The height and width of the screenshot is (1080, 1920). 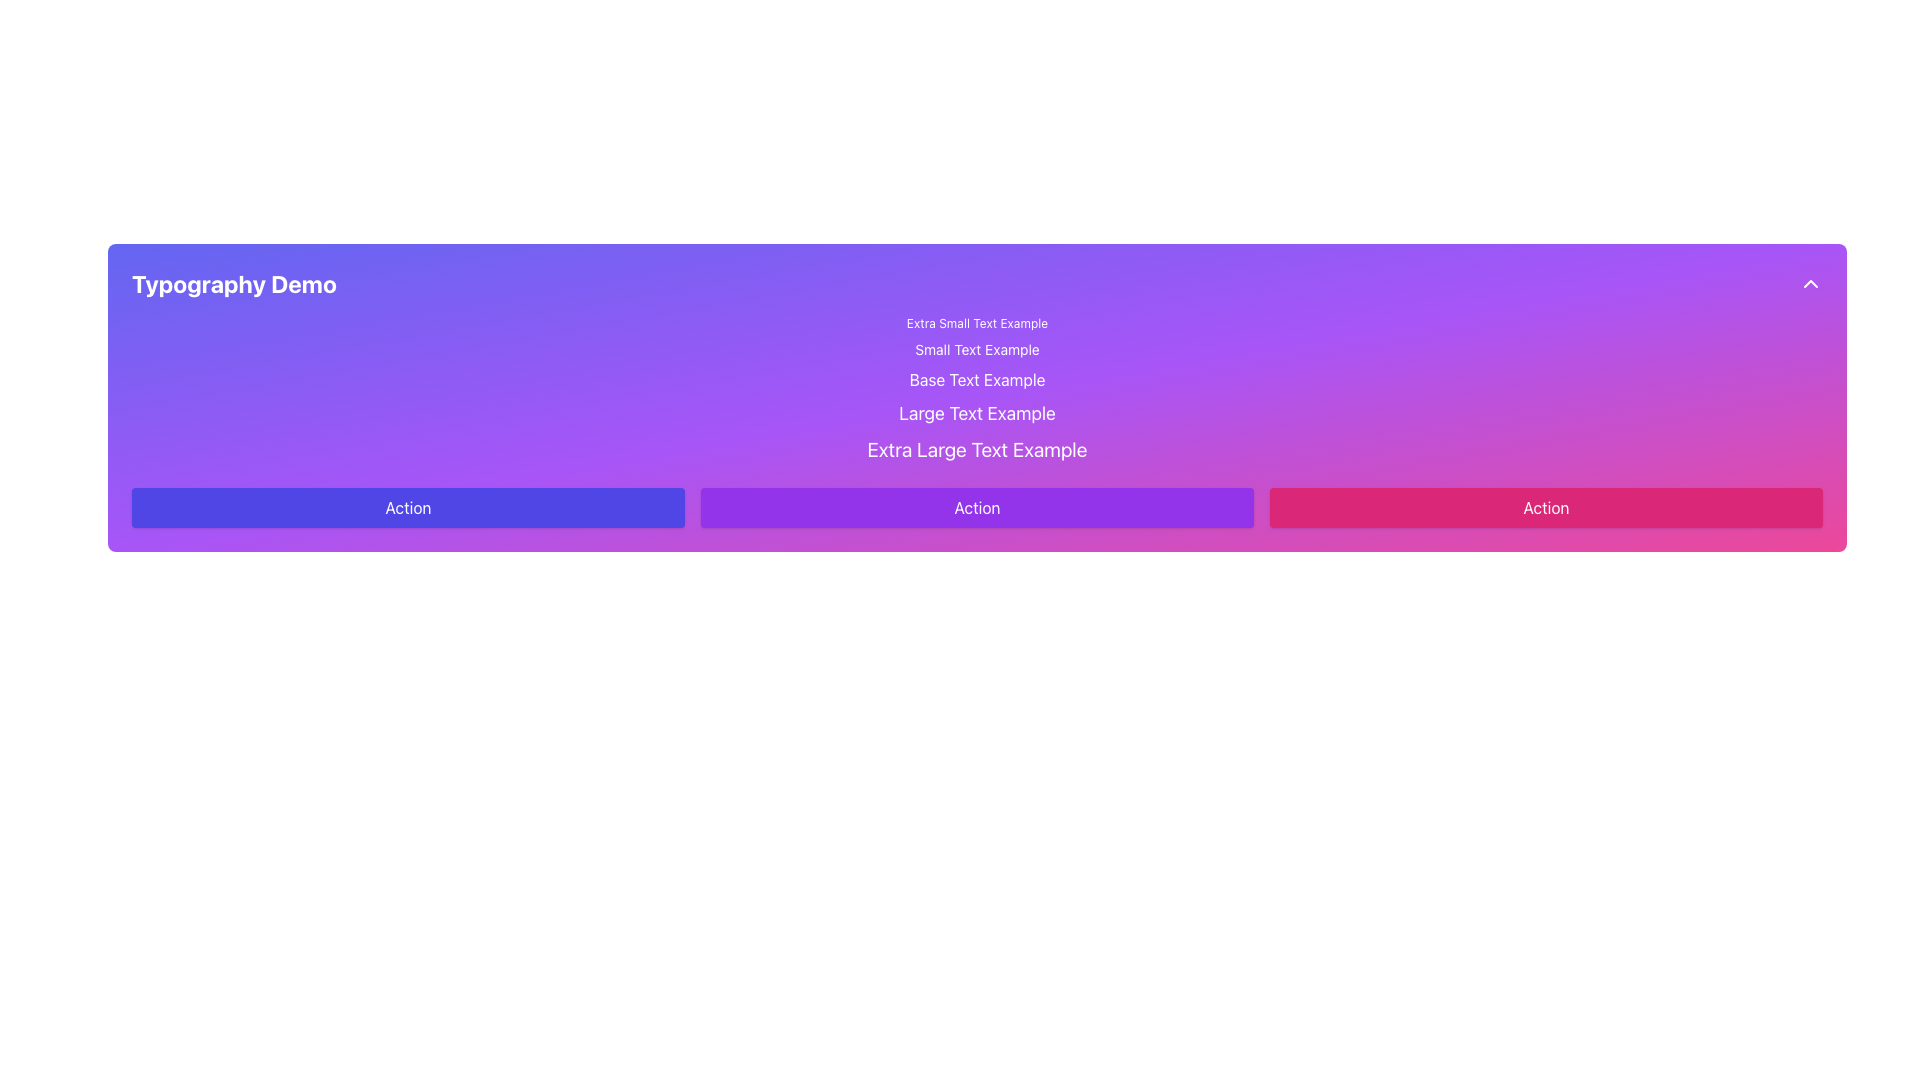 I want to click on the 'Extra Large Text Example' text label, so click(x=977, y=450).